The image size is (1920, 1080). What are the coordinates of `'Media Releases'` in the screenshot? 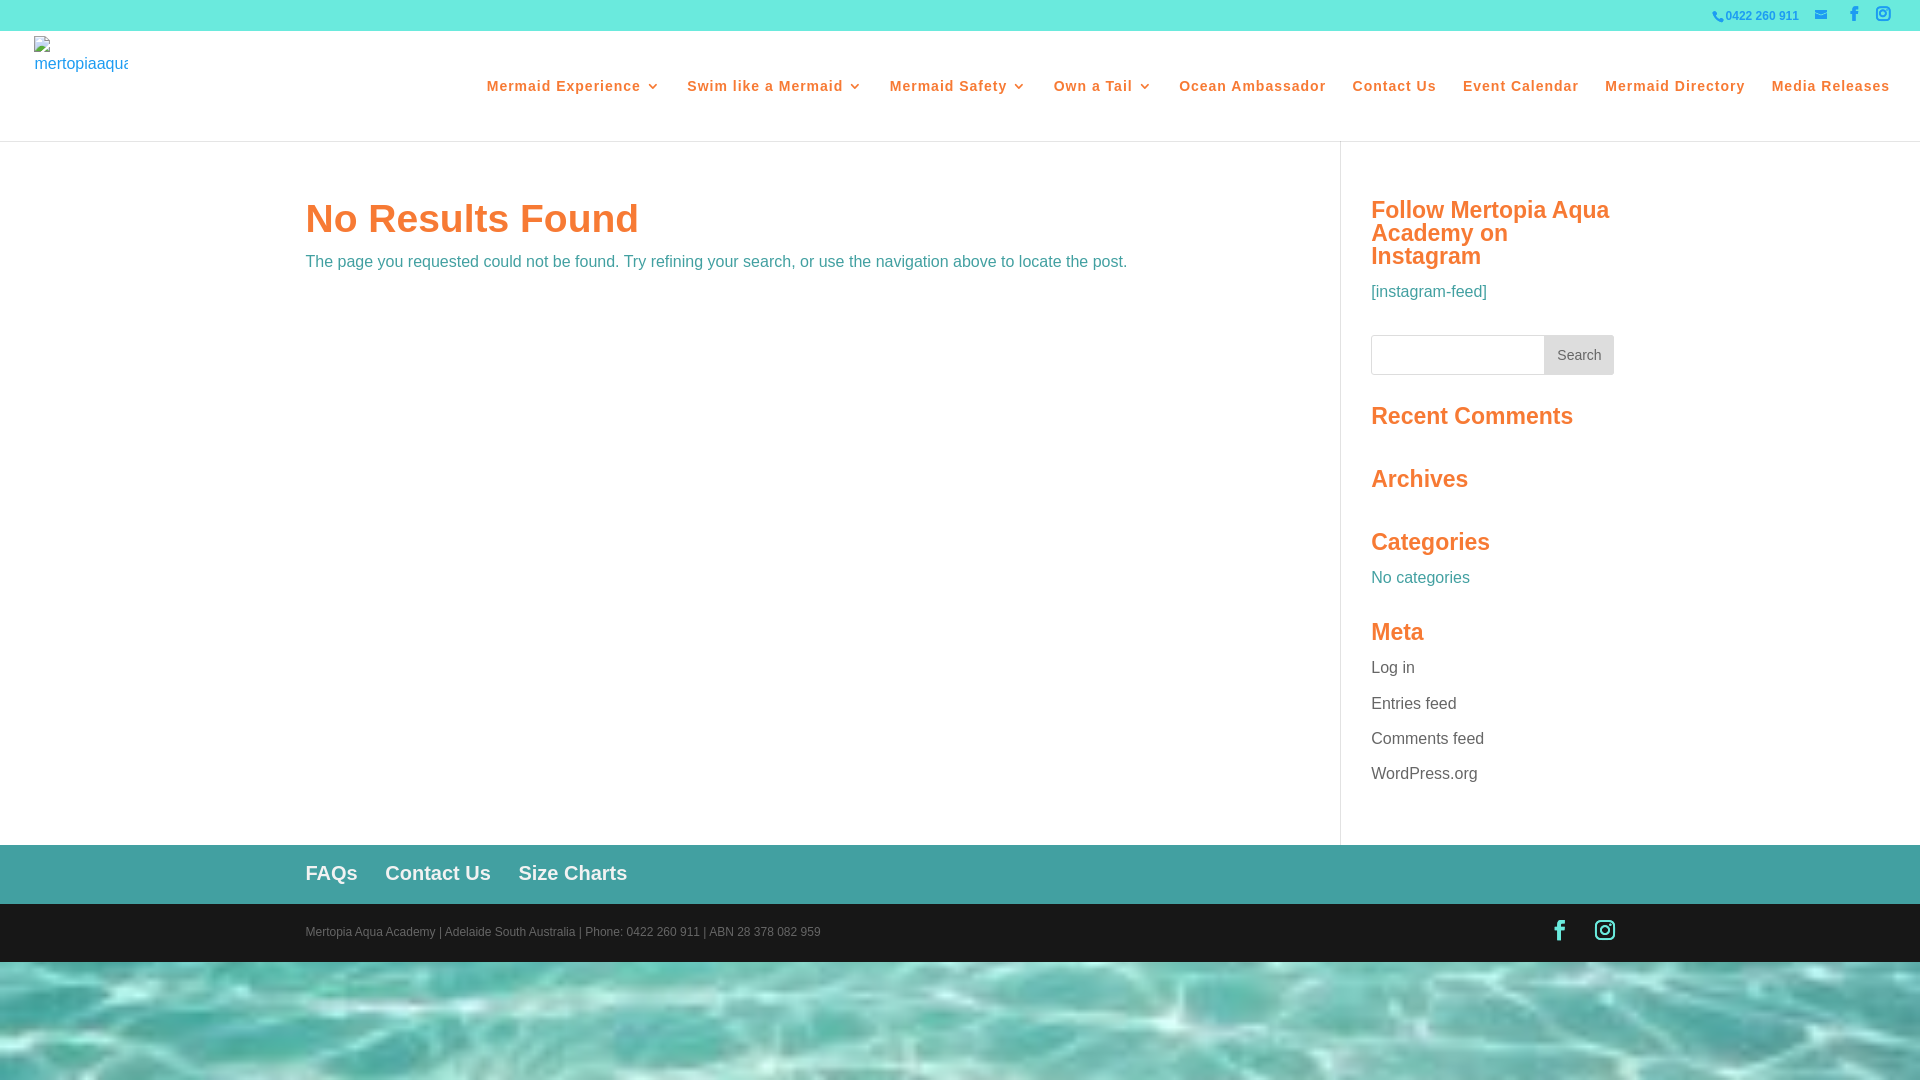 It's located at (1830, 110).